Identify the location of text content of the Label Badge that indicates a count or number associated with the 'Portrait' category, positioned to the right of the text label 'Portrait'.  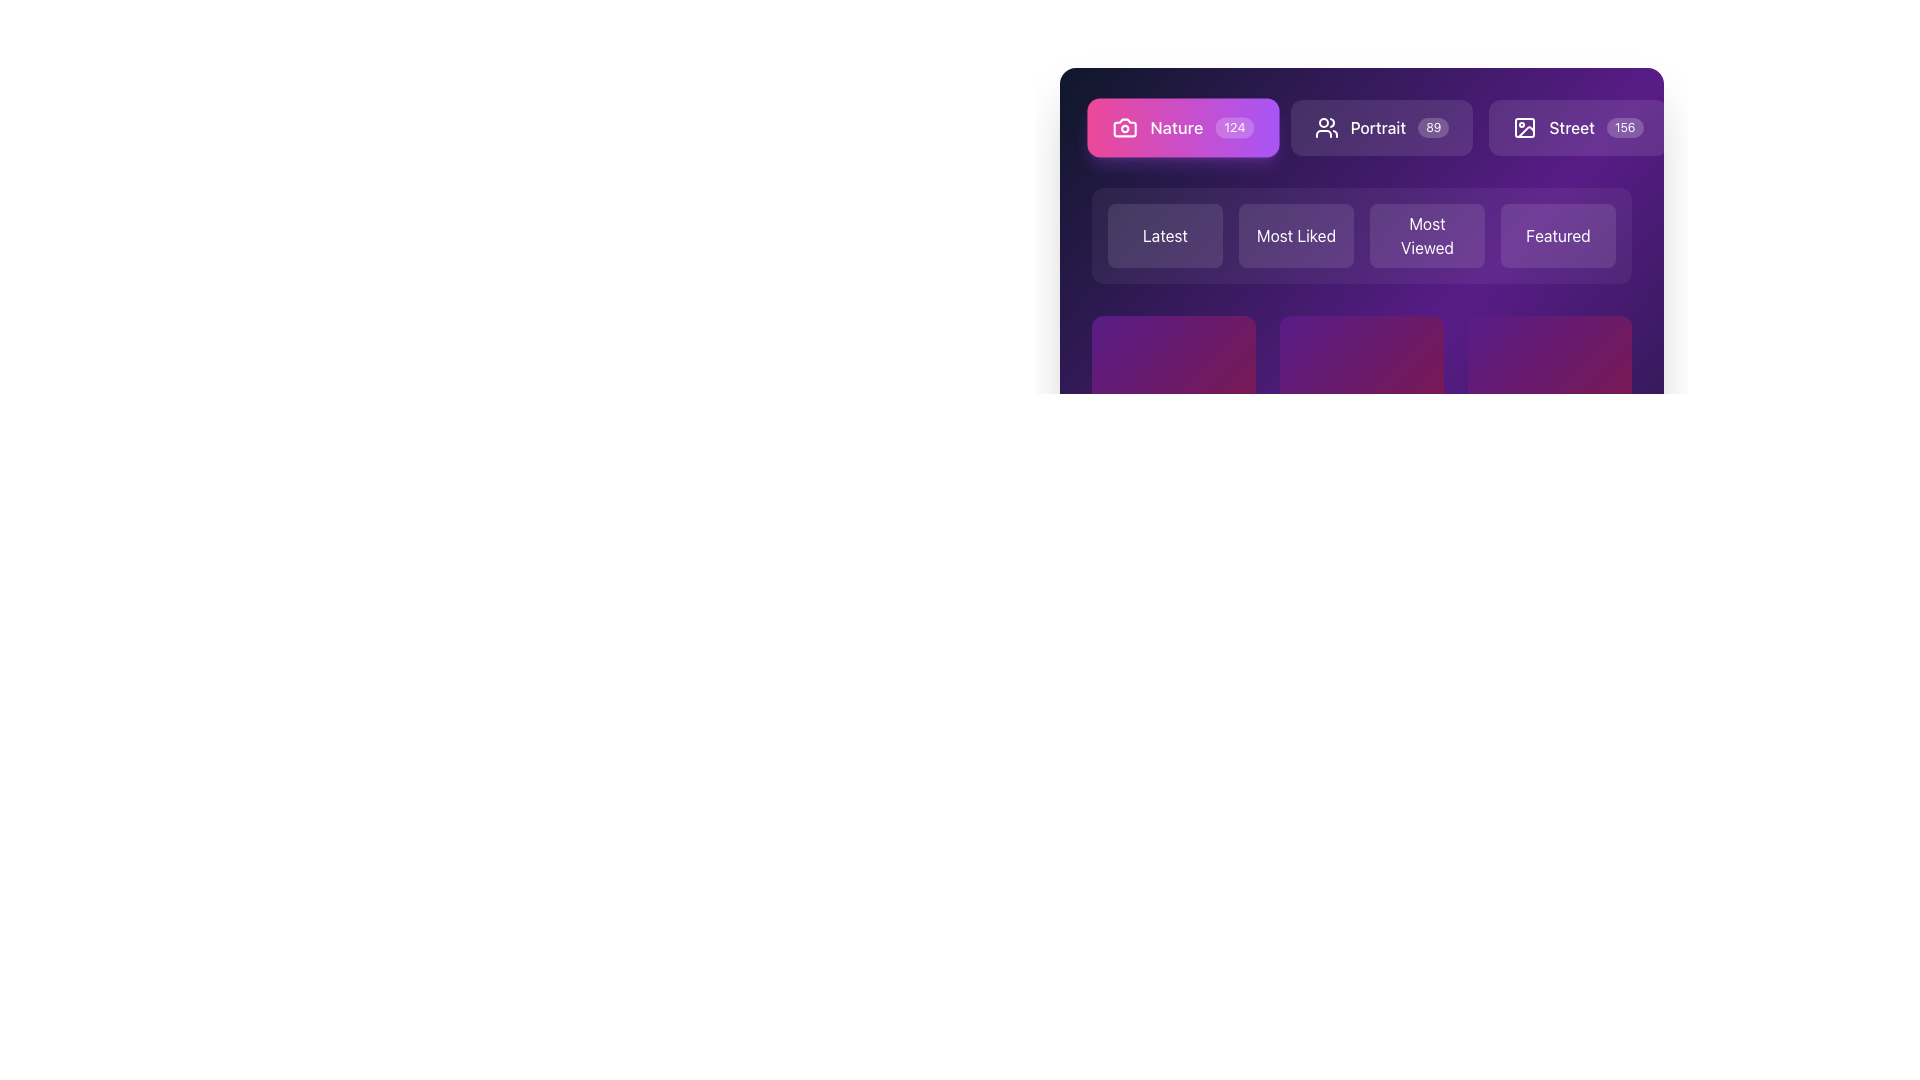
(1432, 127).